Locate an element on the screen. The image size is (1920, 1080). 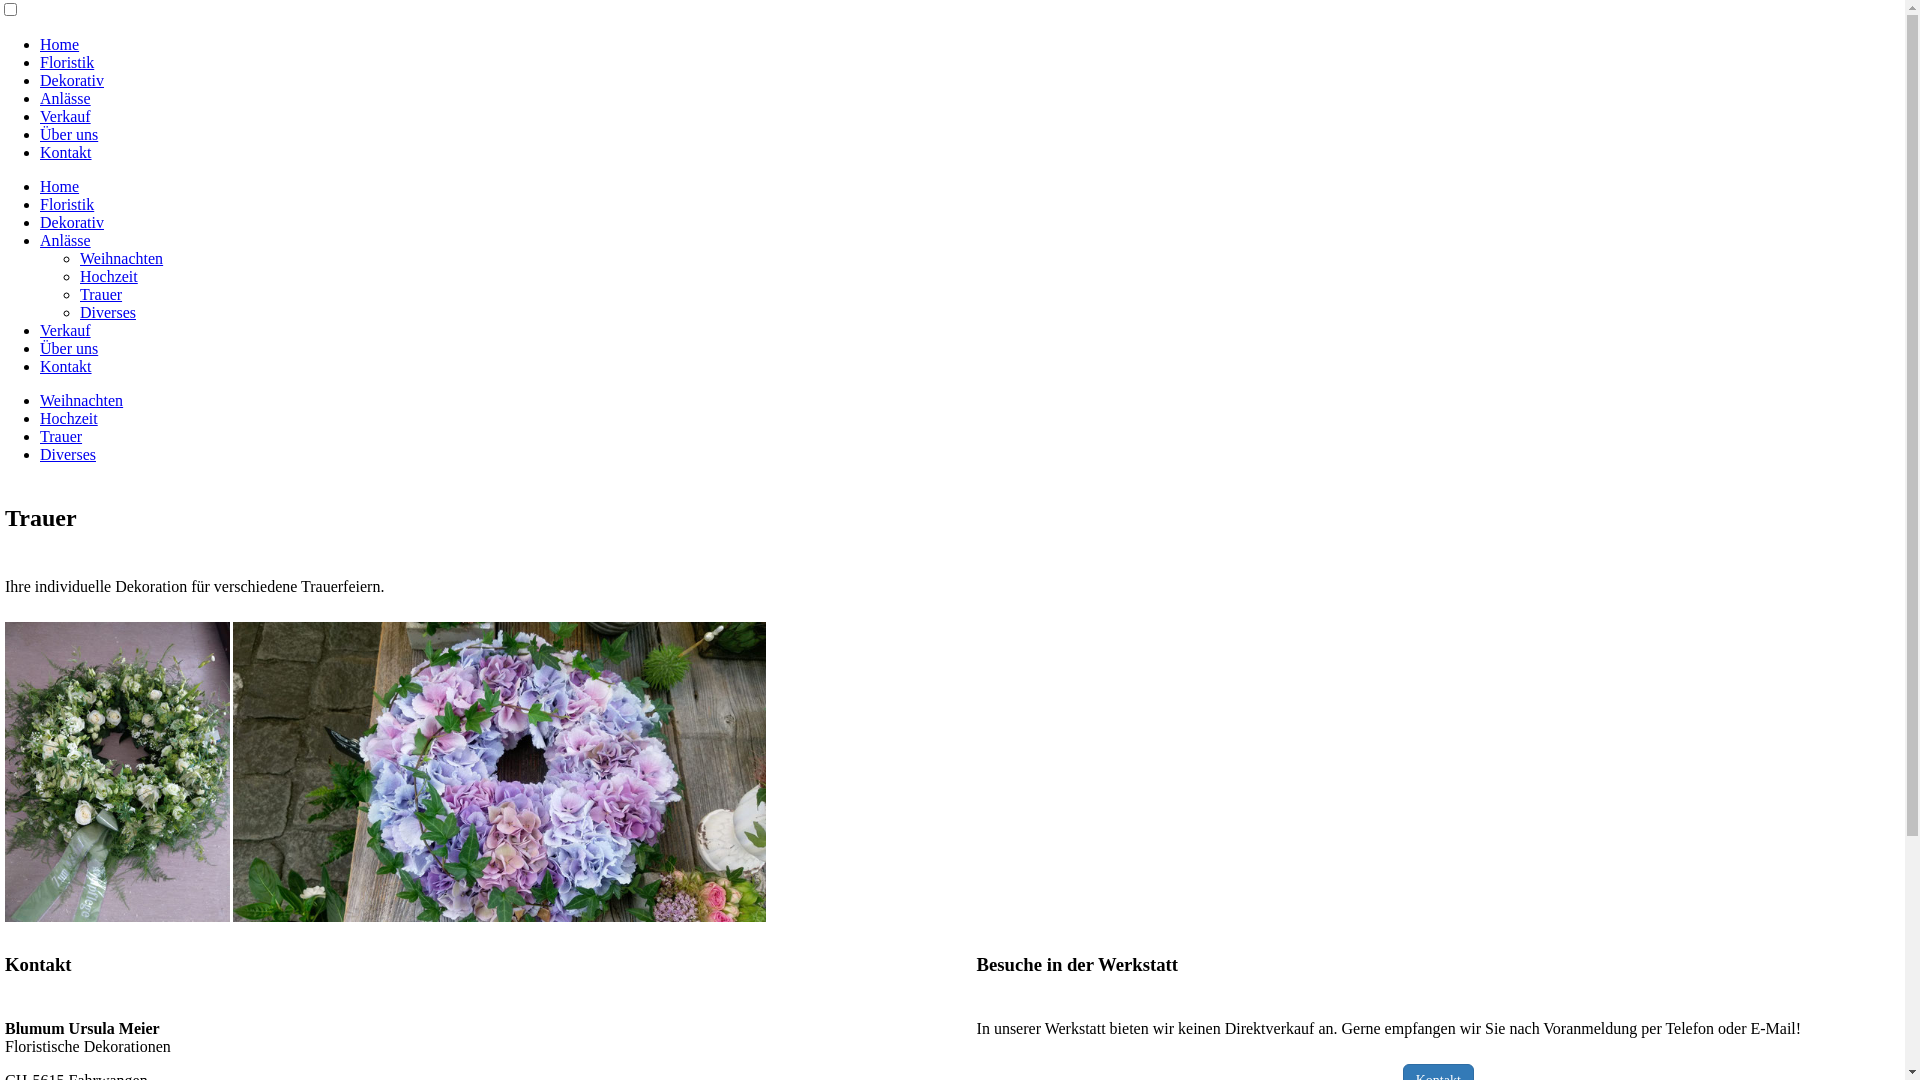
'Verkauf' is located at coordinates (65, 329).